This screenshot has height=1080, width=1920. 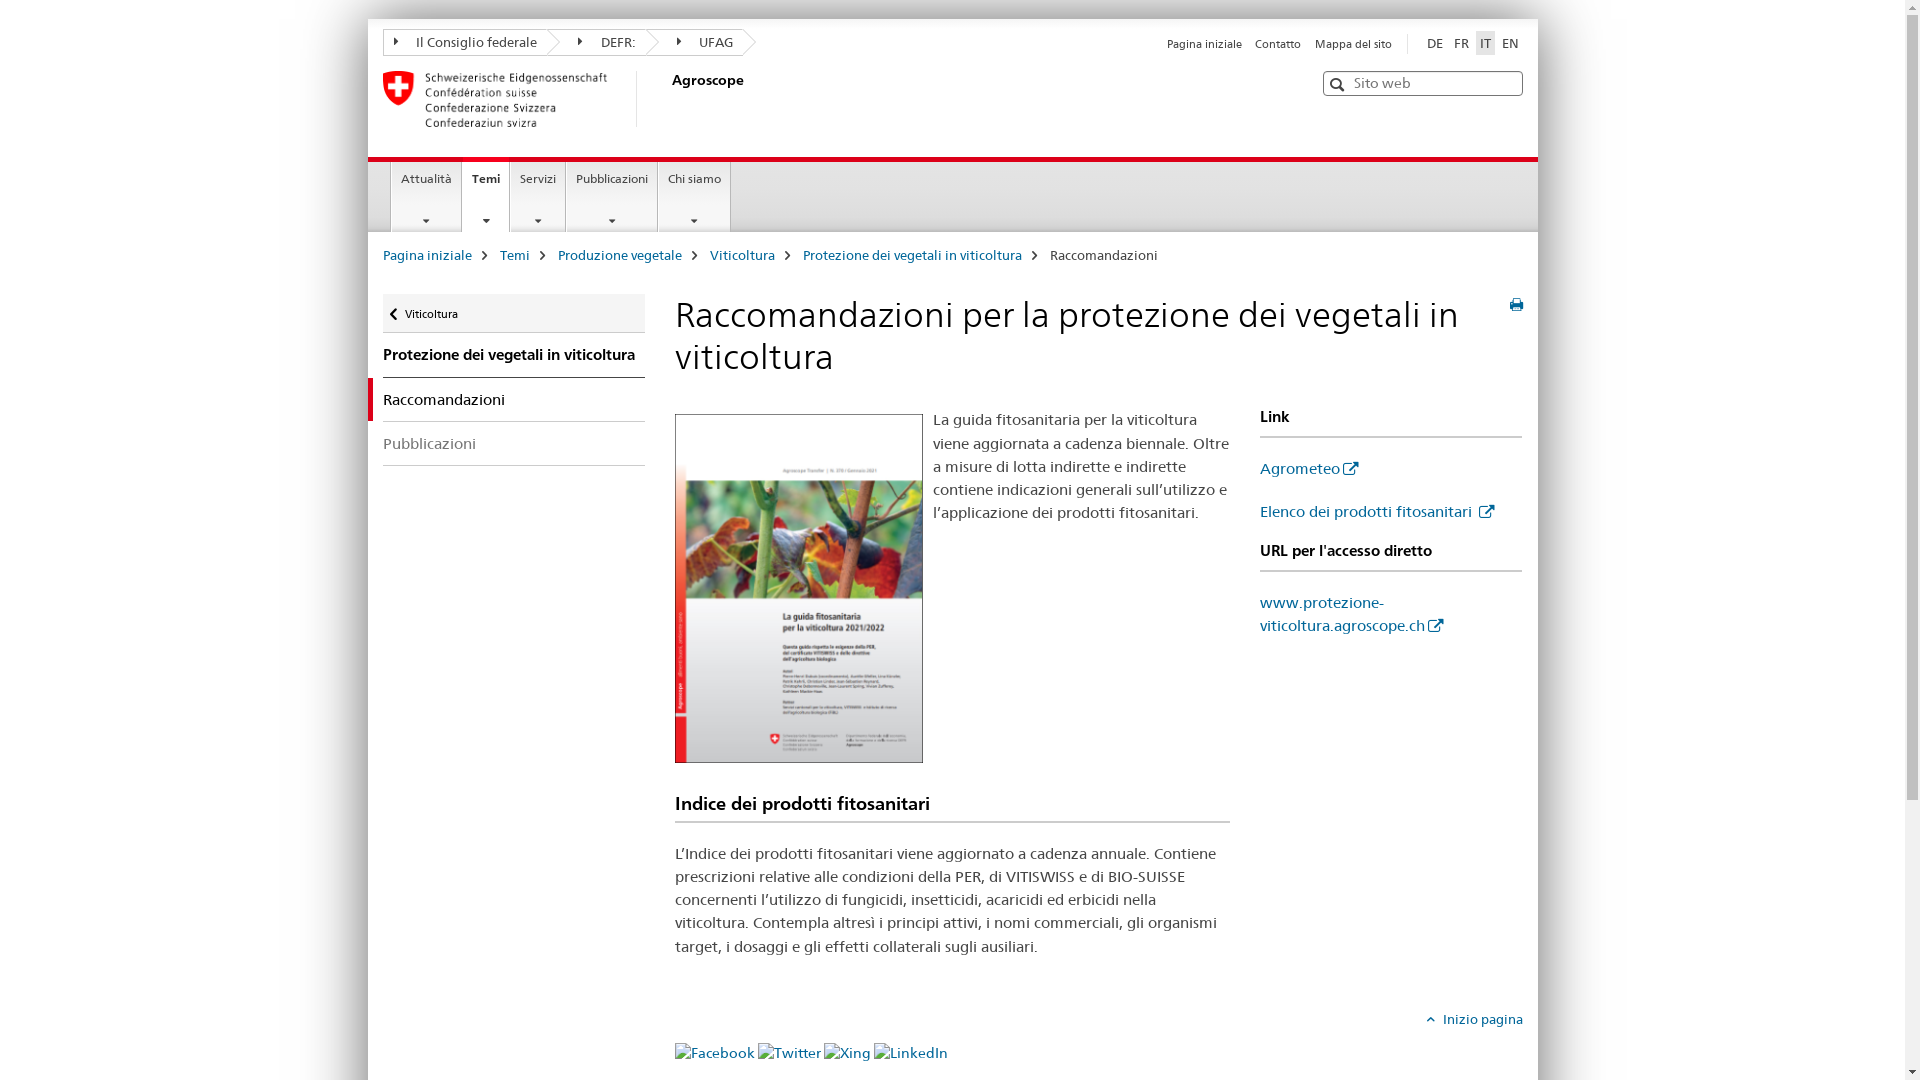 I want to click on 'FR', so click(x=1461, y=42).